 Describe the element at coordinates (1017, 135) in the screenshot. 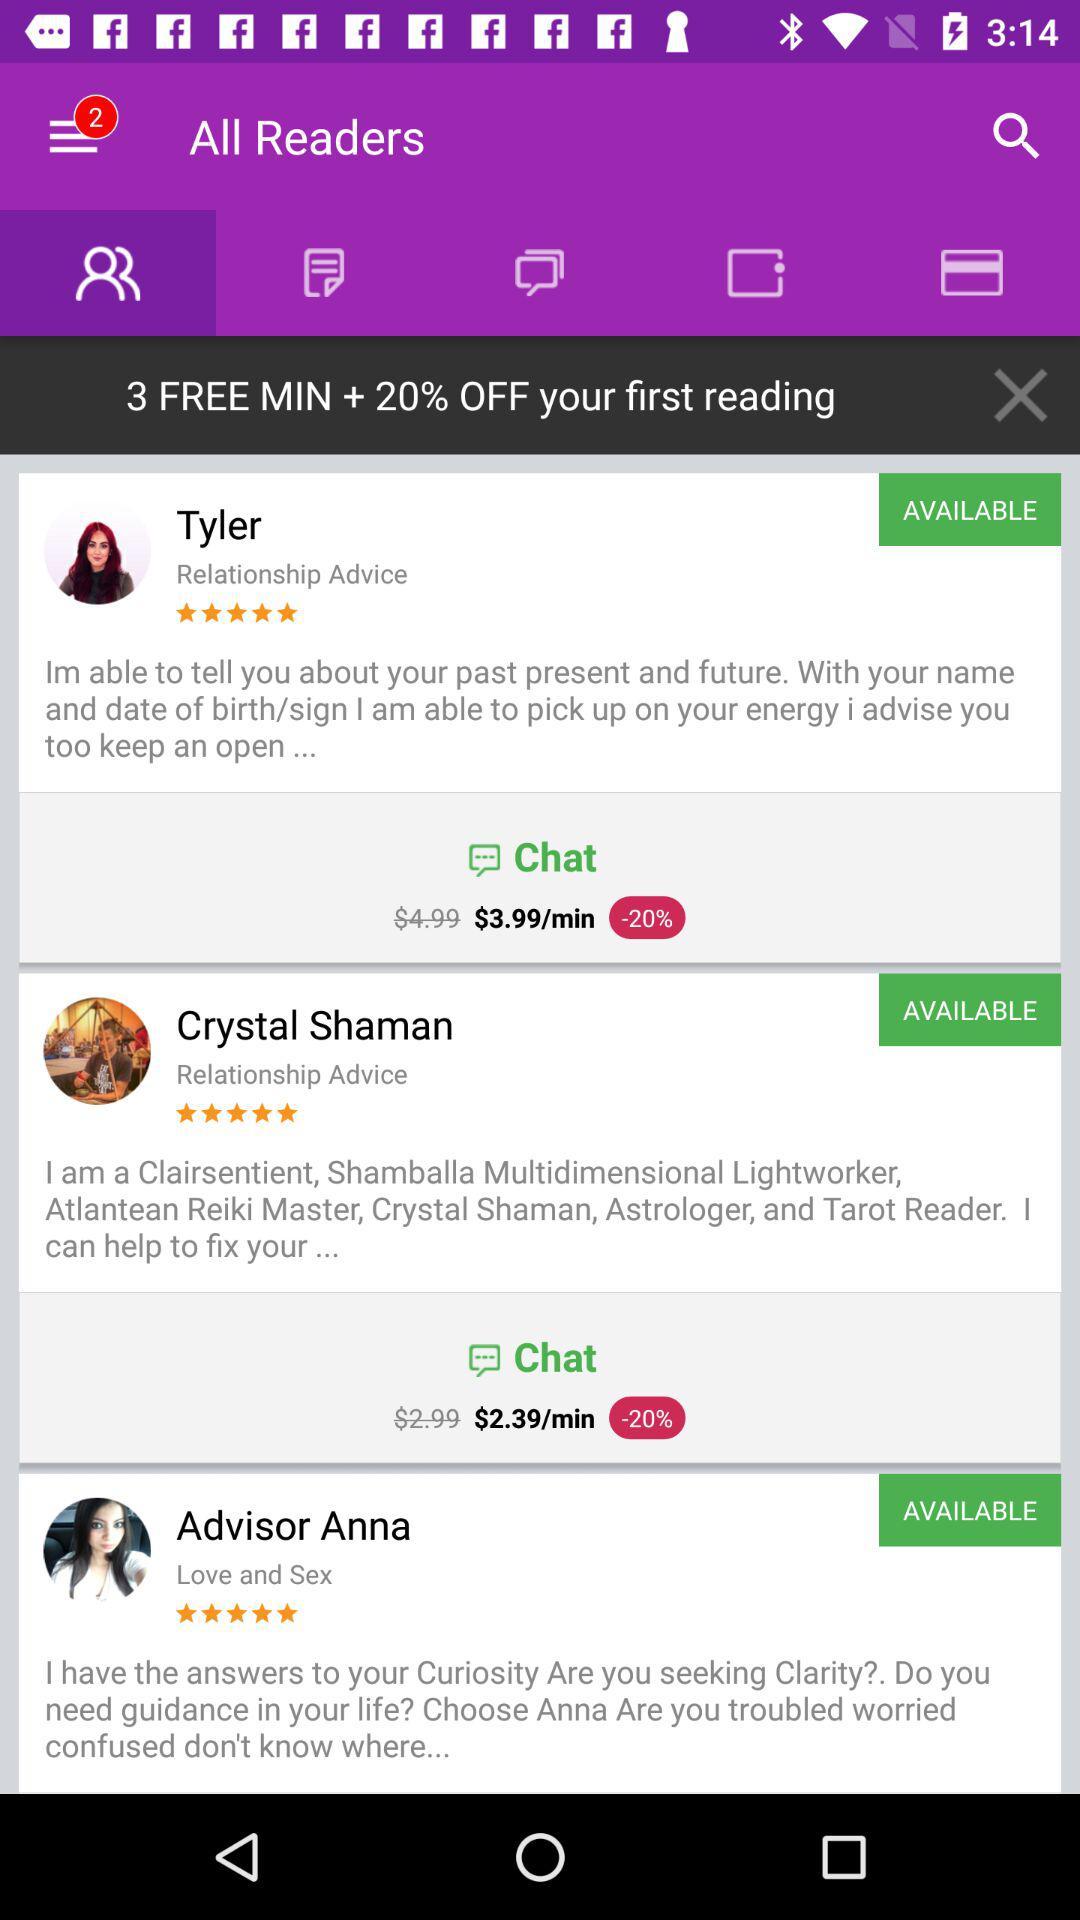

I see `the icon next to the all readers item` at that location.